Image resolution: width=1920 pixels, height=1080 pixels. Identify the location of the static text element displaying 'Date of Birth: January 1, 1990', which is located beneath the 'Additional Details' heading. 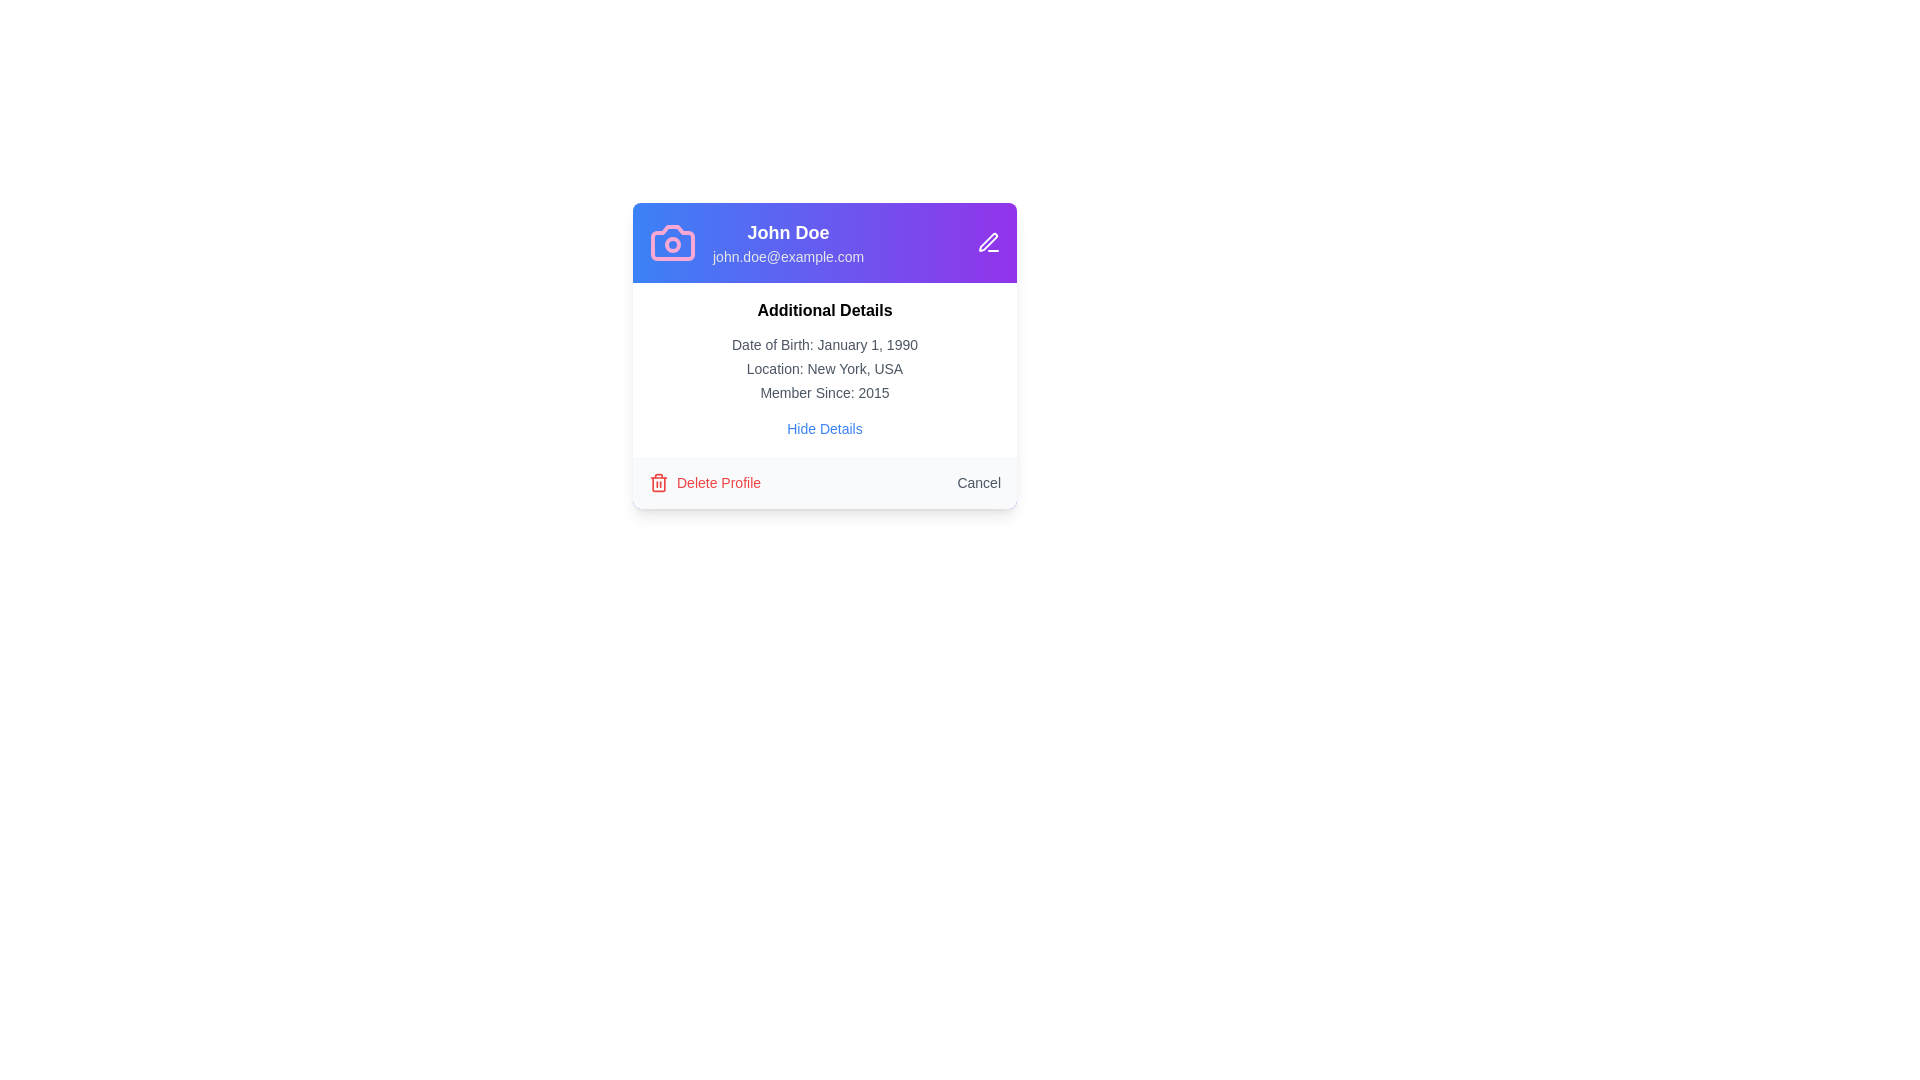
(825, 343).